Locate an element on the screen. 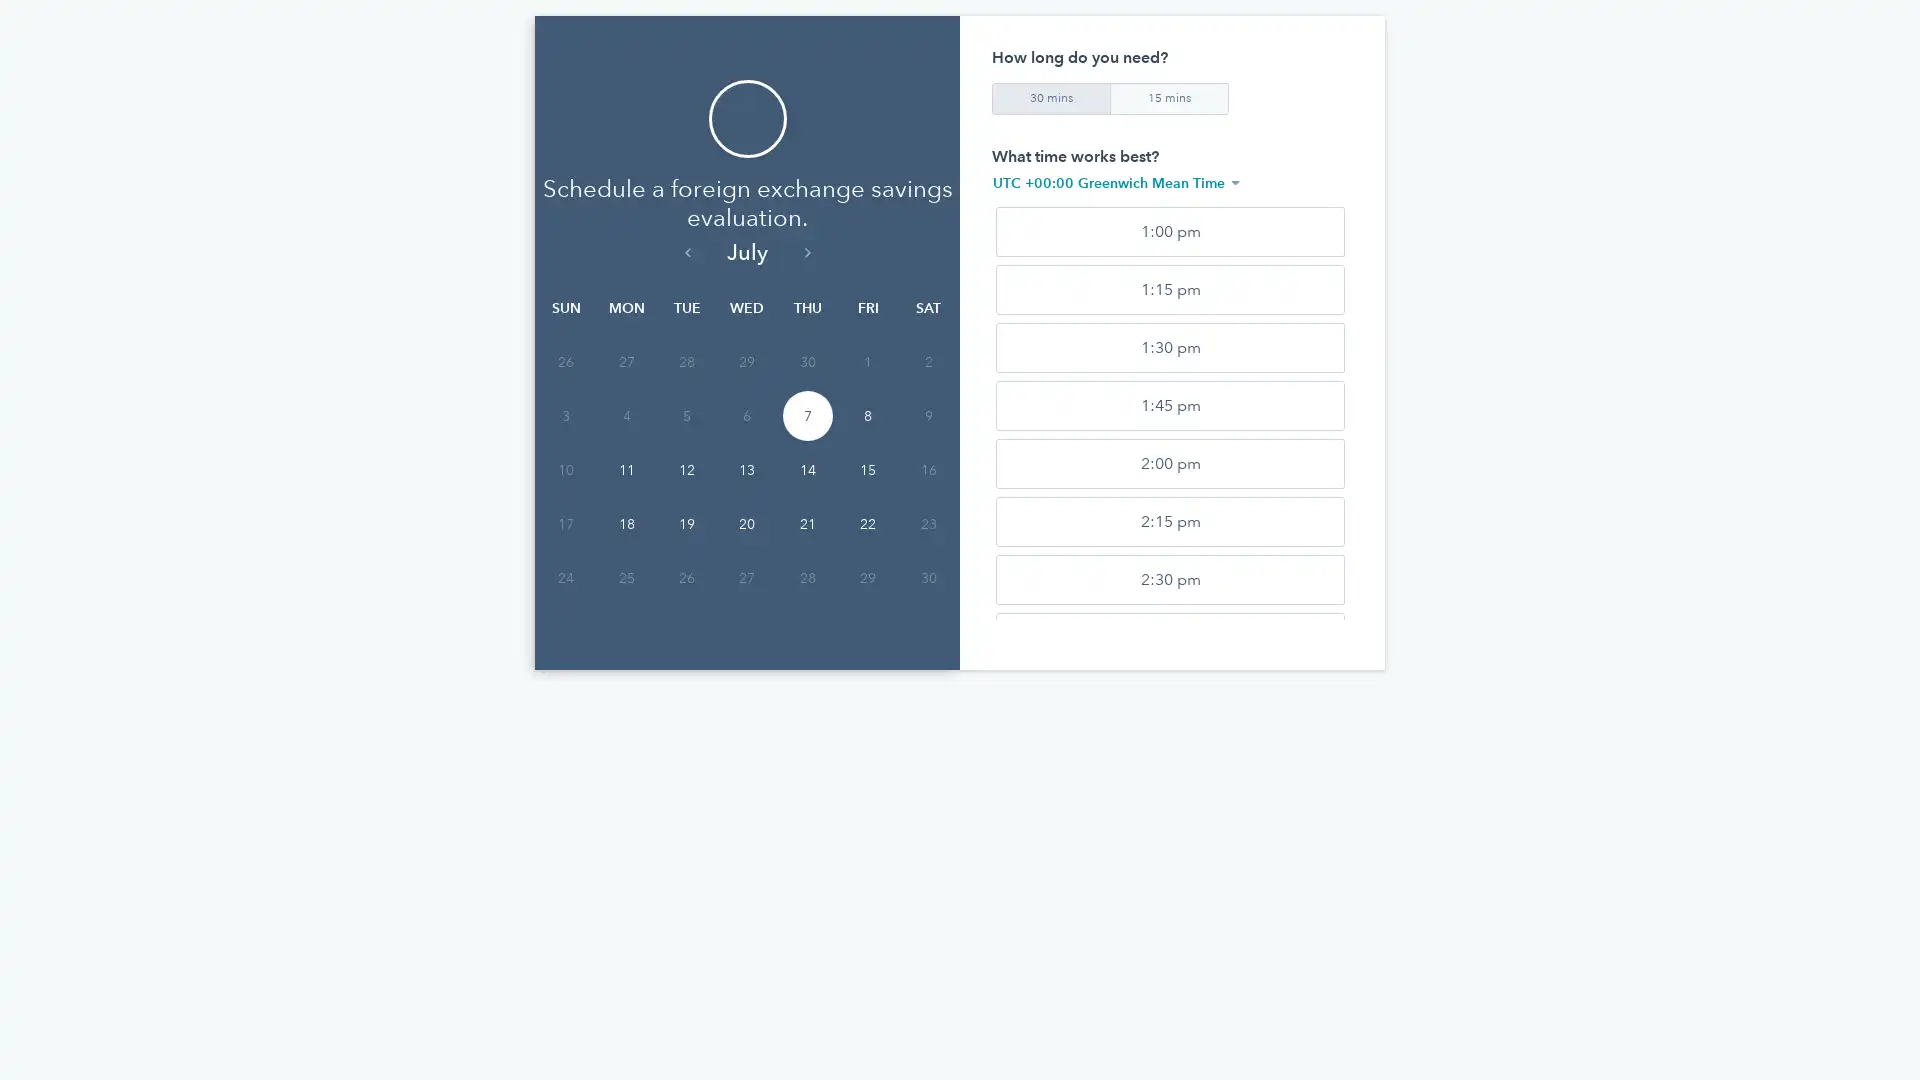 The width and height of the screenshot is (1920, 1080). July 3rd is located at coordinates (565, 415).